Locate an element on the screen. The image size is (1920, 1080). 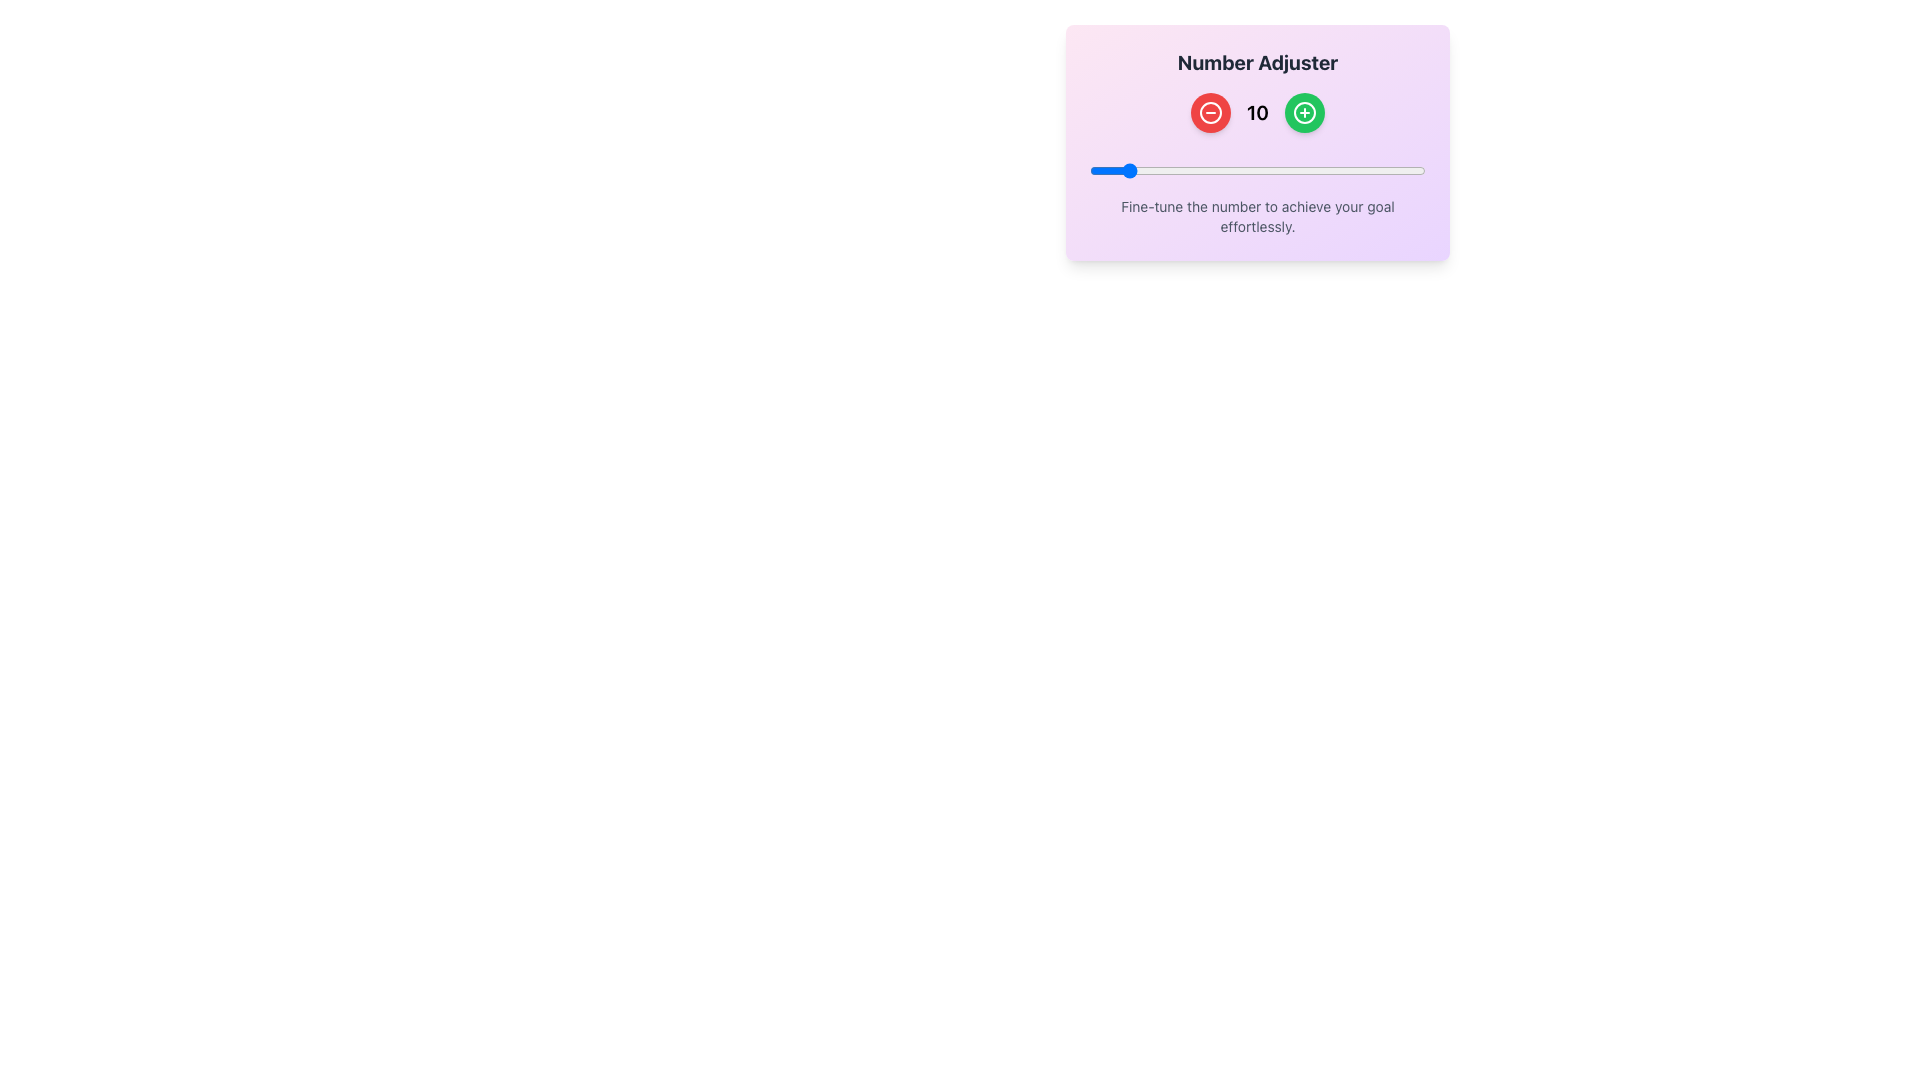
the slider is located at coordinates (1102, 169).